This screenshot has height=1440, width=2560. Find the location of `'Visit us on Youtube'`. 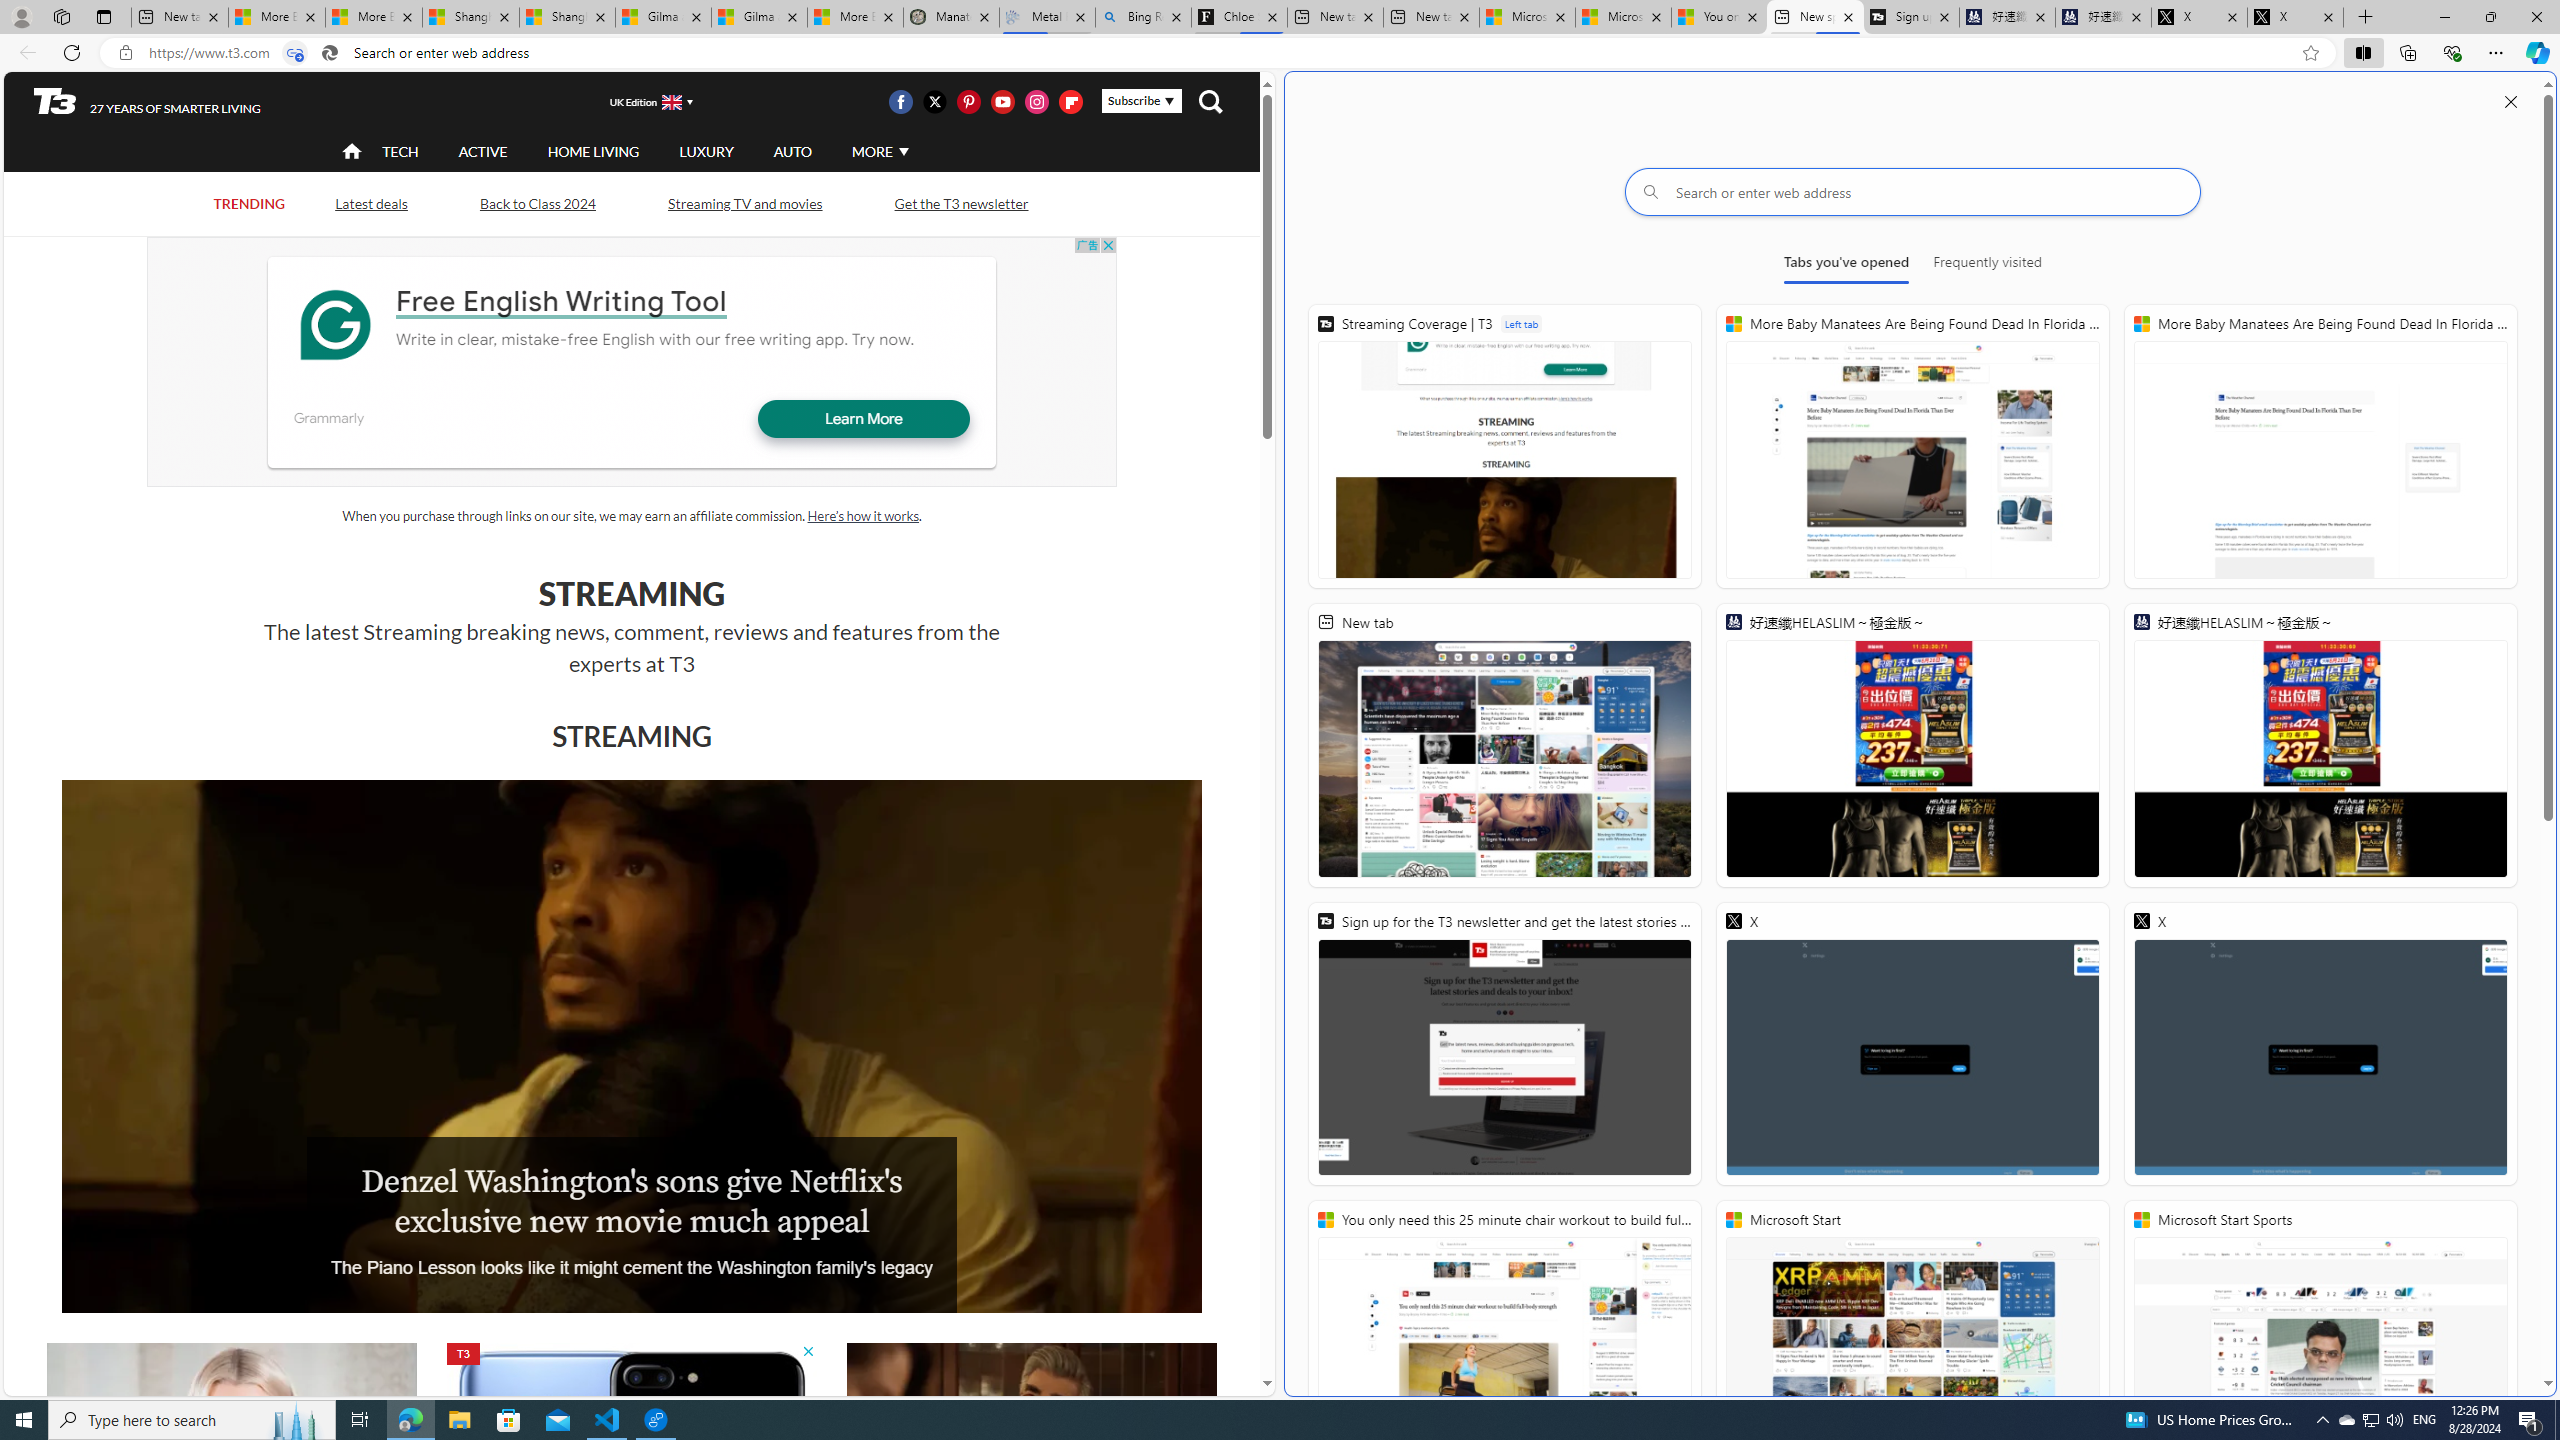

'Visit us on Youtube' is located at coordinates (1002, 100).